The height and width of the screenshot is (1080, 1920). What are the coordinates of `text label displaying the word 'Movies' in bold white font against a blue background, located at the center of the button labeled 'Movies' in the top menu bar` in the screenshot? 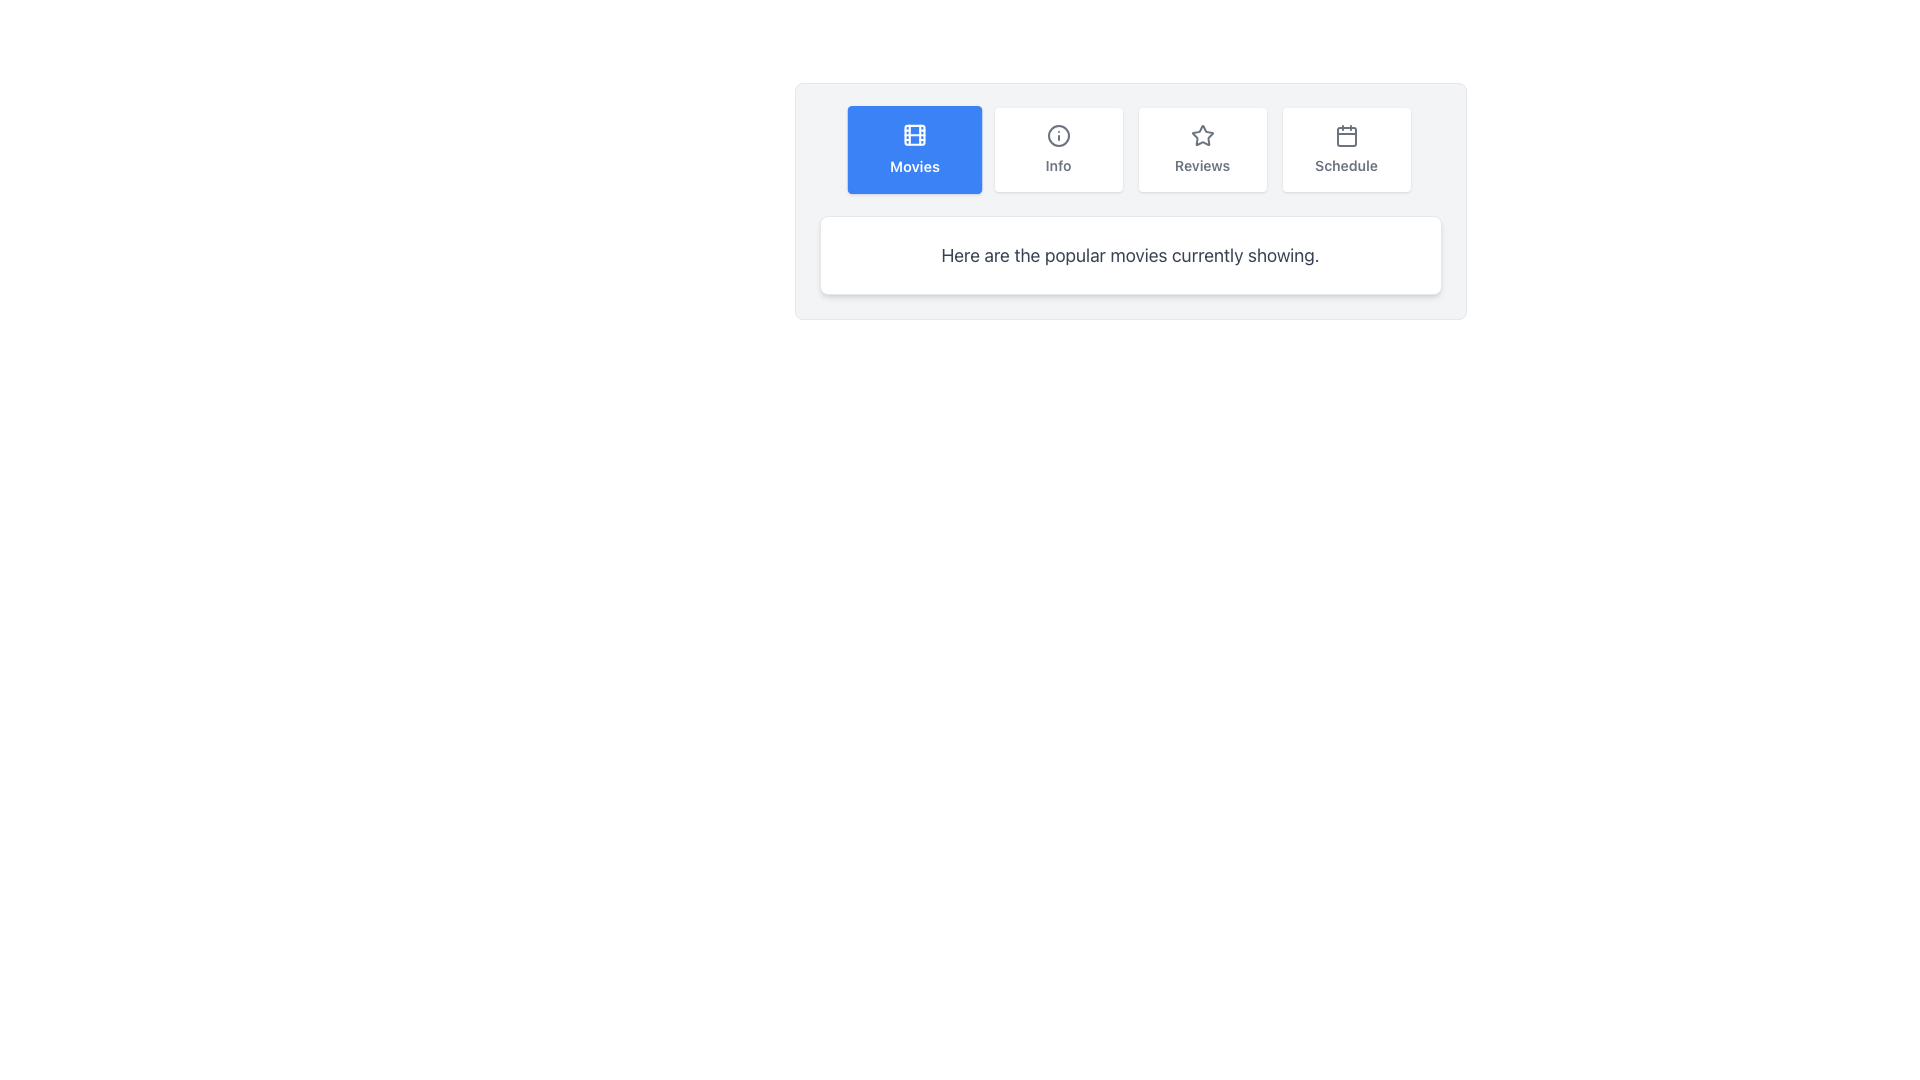 It's located at (913, 165).